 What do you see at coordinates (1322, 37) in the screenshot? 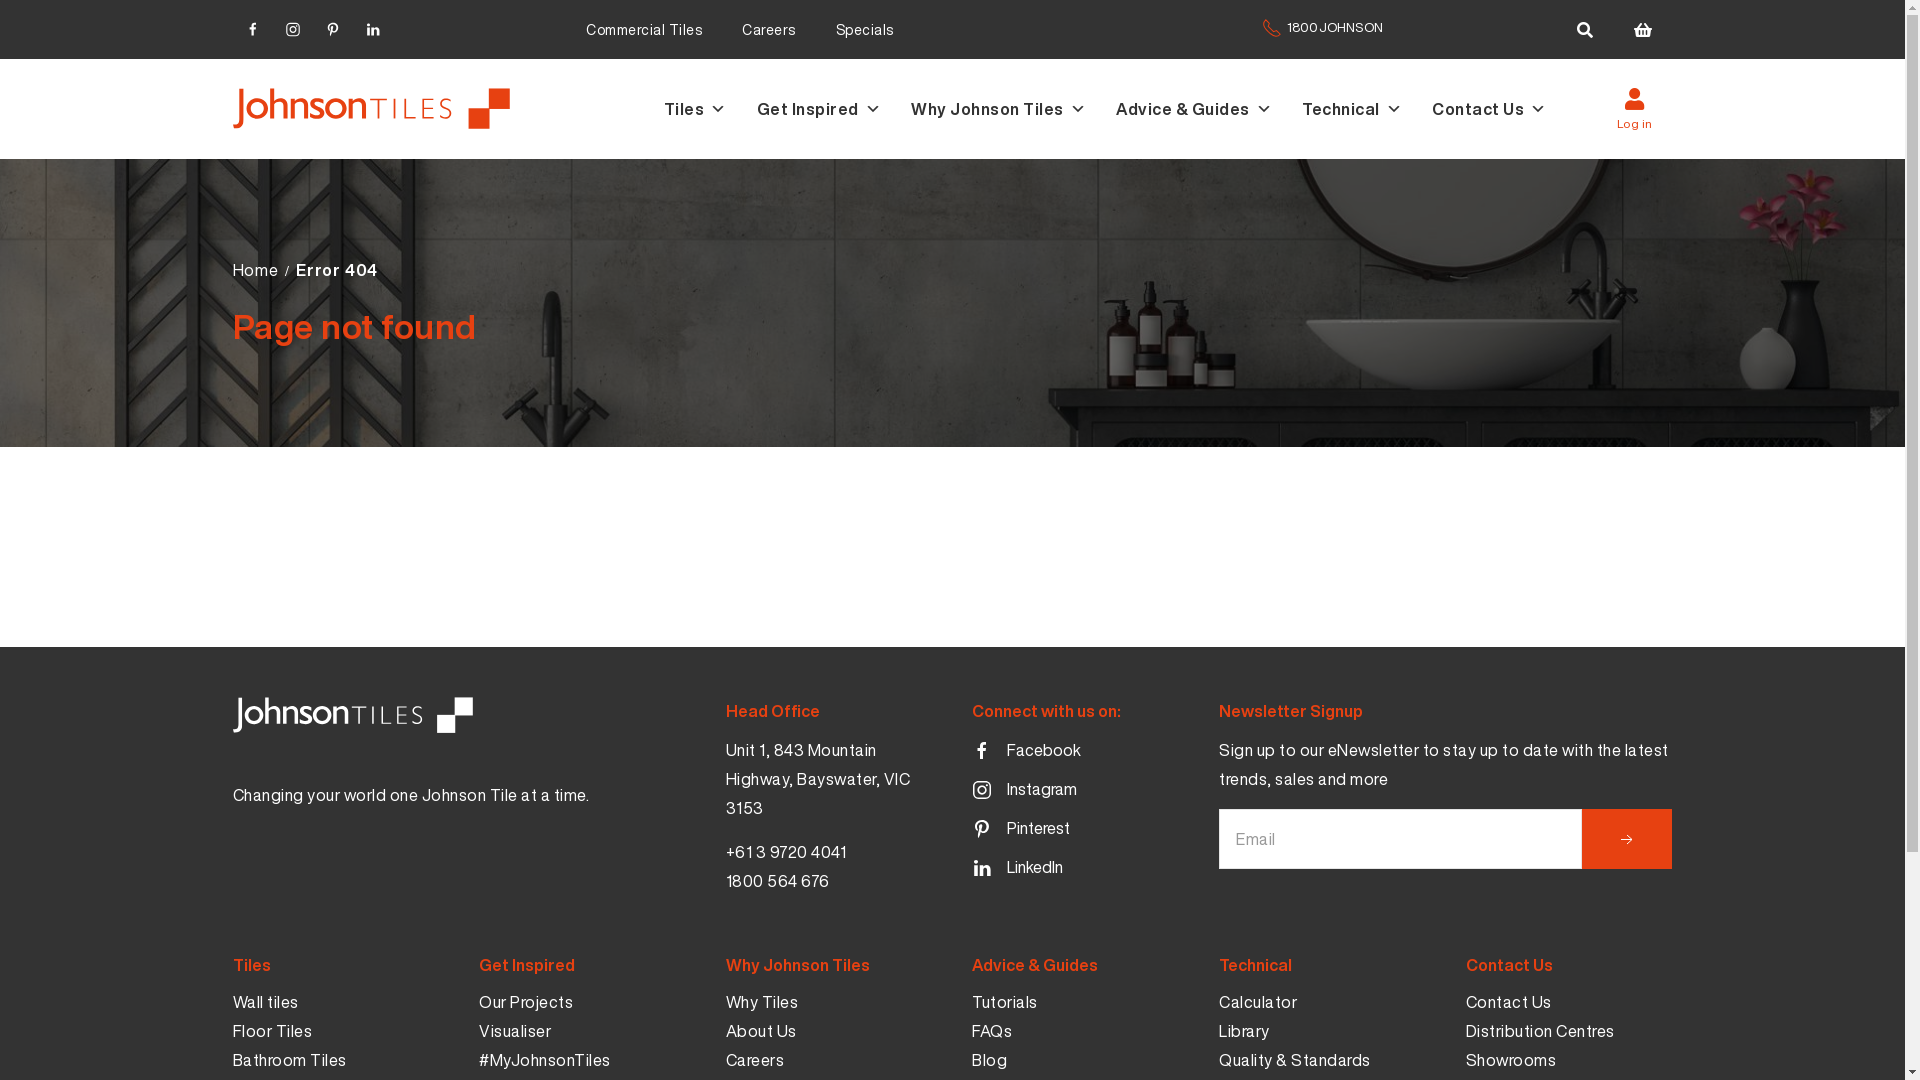
I see `'1800JOHNSON'` at bounding box center [1322, 37].